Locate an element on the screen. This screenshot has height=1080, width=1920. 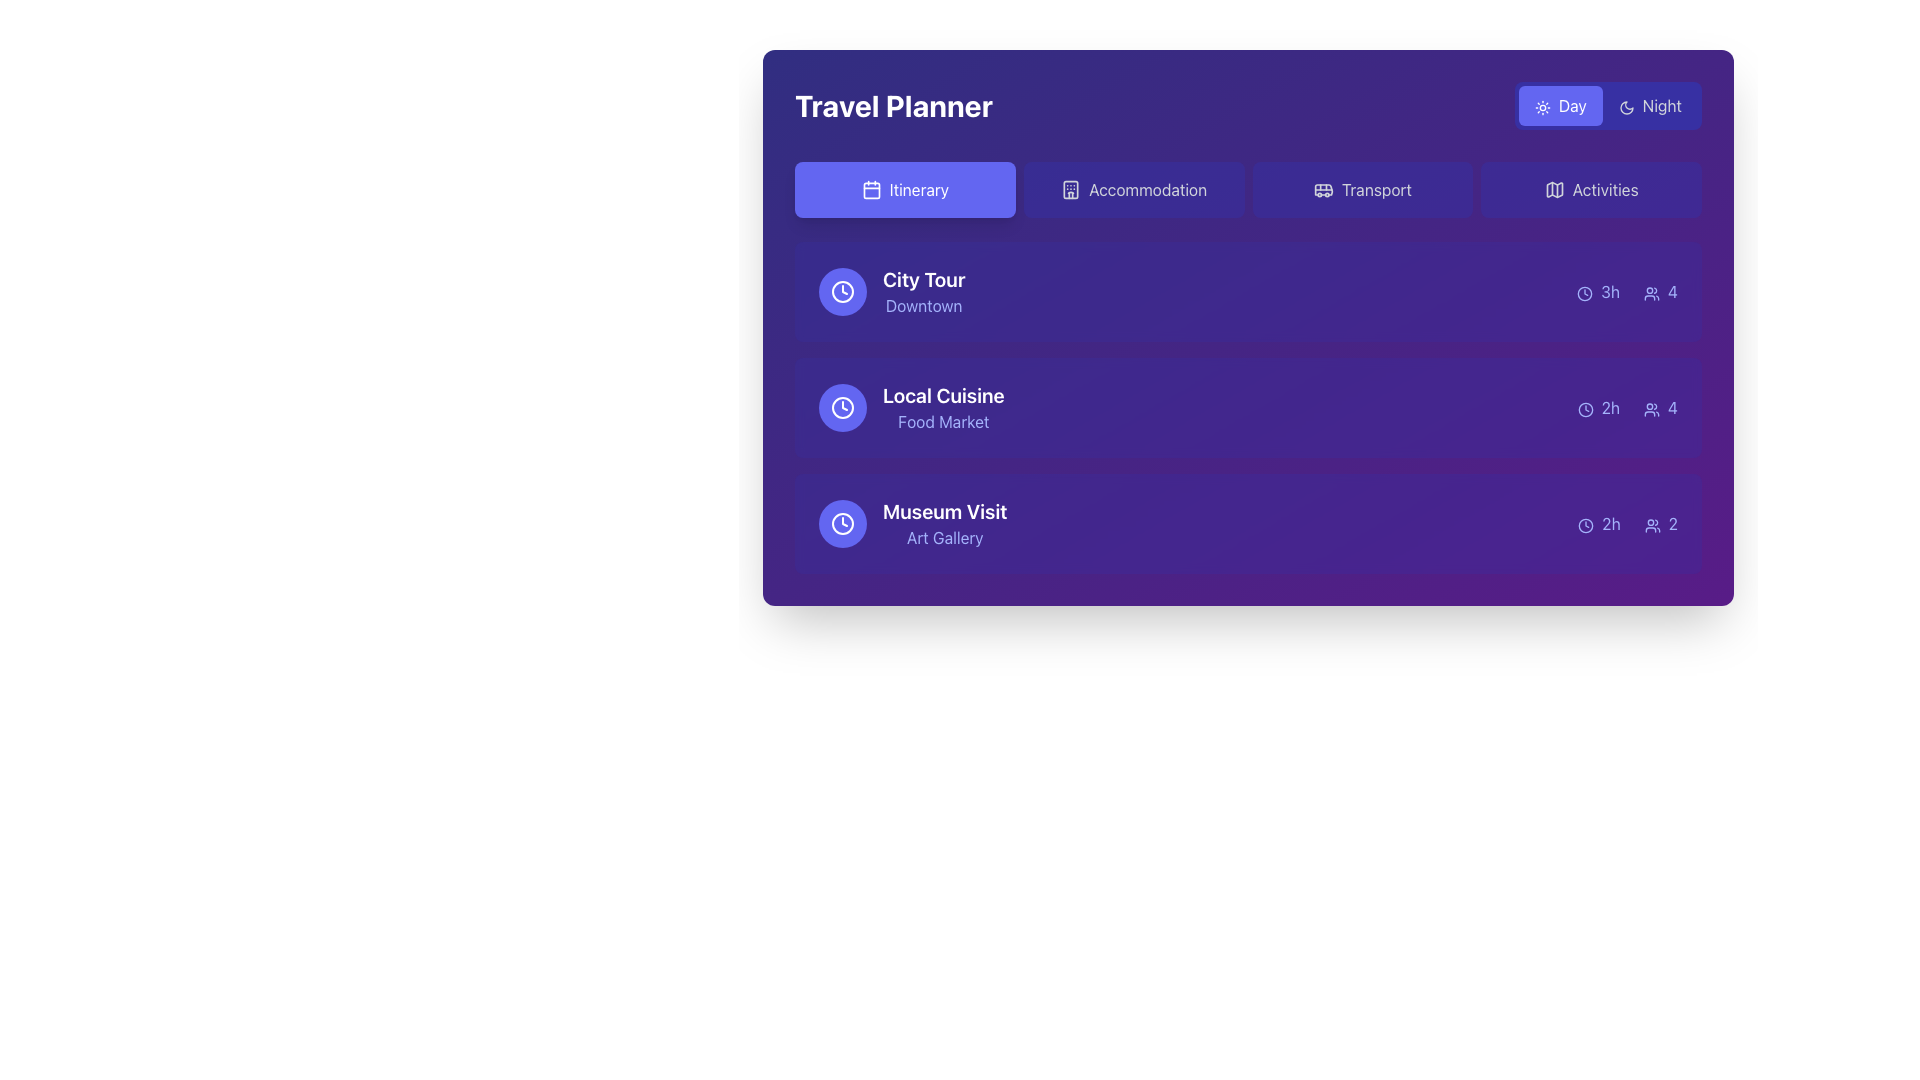
the bottom-most list item titled 'Museum Visit' with the subtitle 'Art Gallery' is located at coordinates (1247, 523).